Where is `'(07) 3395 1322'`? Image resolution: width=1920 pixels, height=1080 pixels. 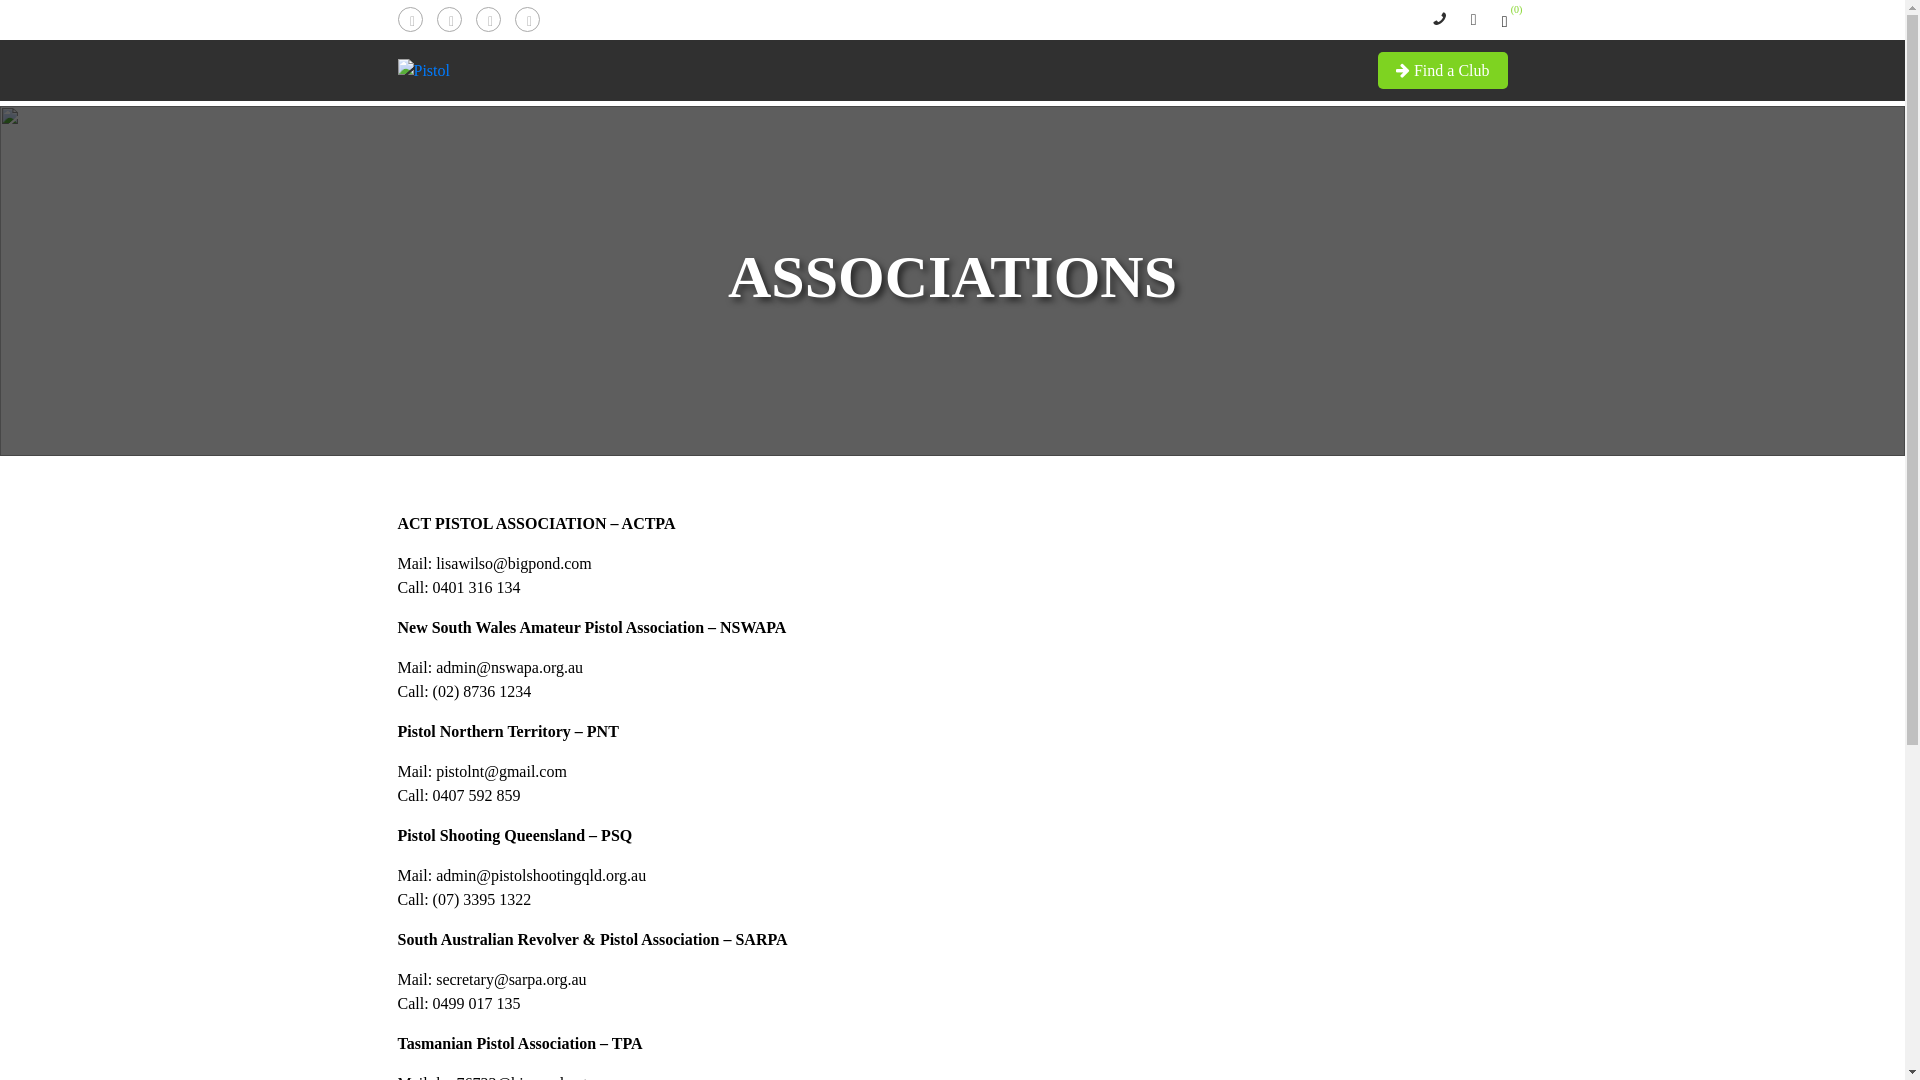 '(07) 3395 1322' is located at coordinates (482, 898).